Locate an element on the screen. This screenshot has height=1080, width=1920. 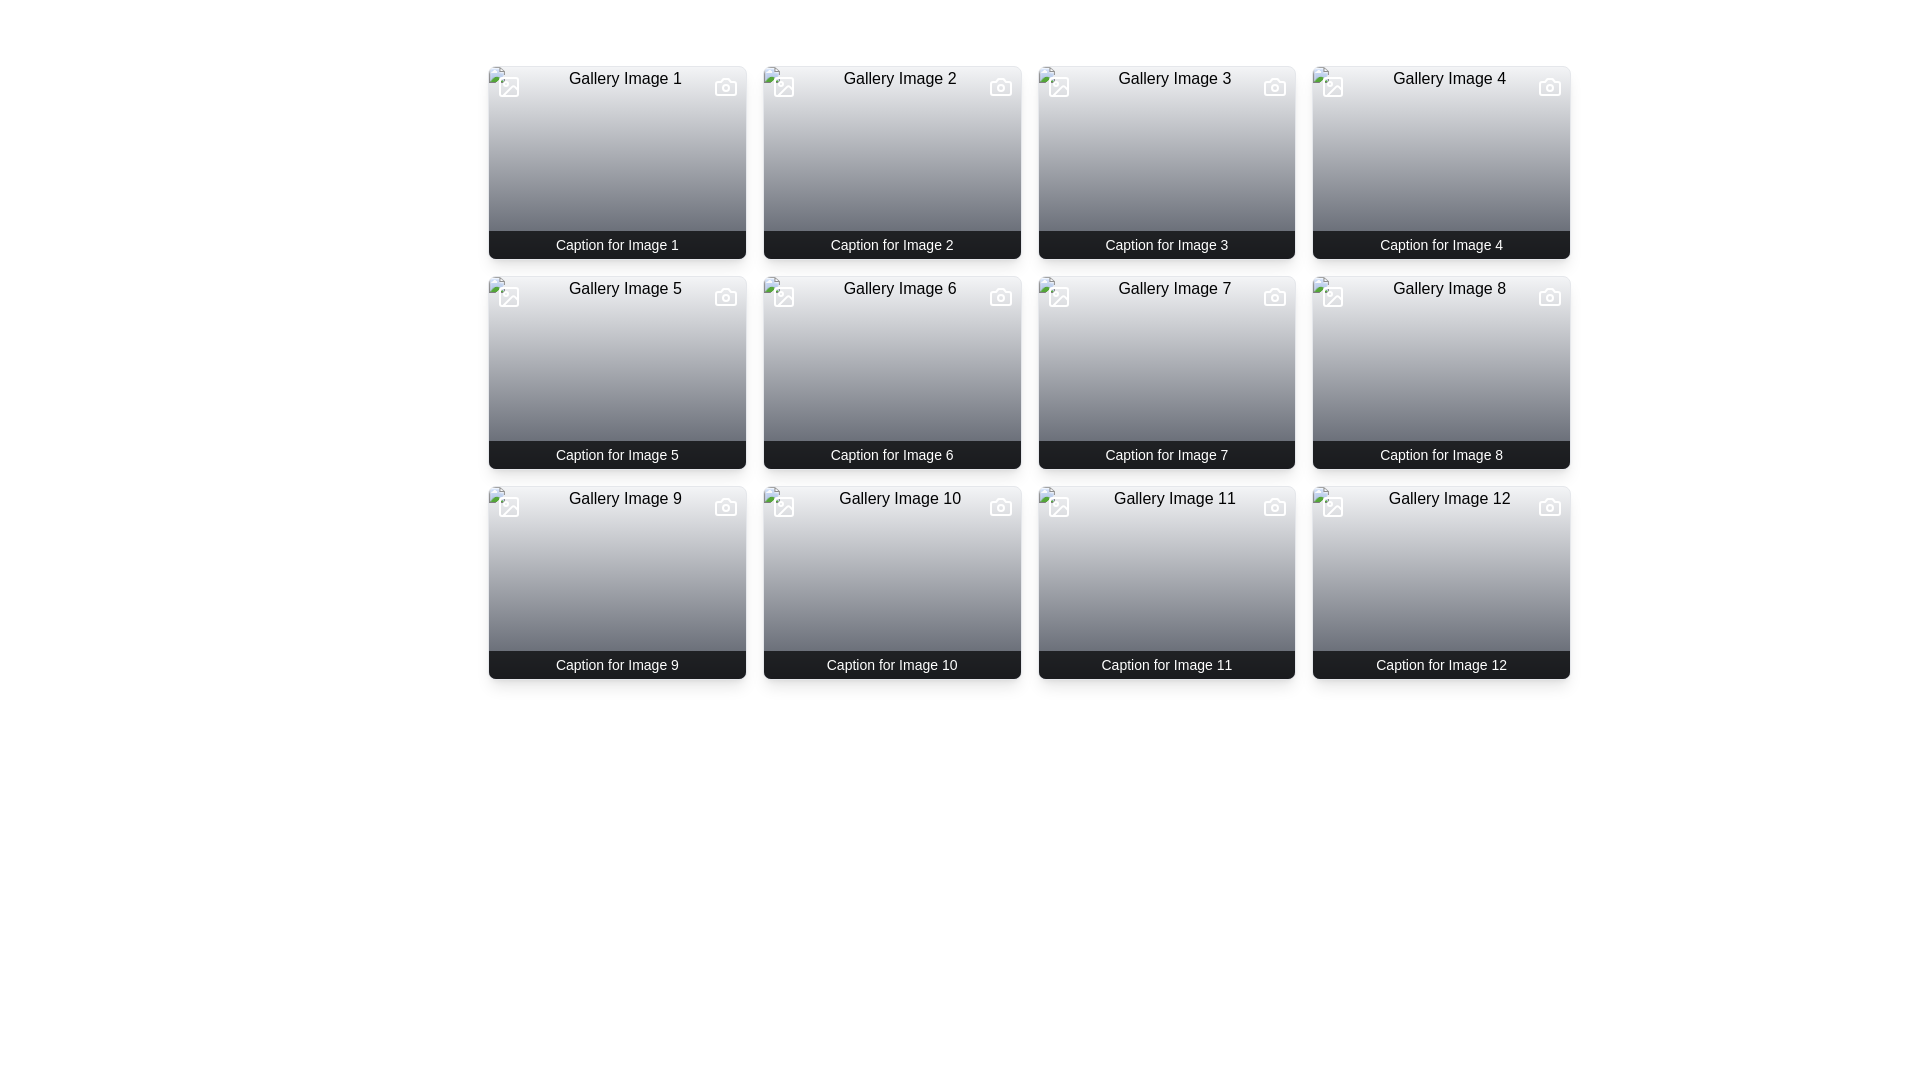
the small white outlined rectangle icon with a circular detail located at the top-left corner of the 'Gallery Image 10' card is located at coordinates (782, 505).